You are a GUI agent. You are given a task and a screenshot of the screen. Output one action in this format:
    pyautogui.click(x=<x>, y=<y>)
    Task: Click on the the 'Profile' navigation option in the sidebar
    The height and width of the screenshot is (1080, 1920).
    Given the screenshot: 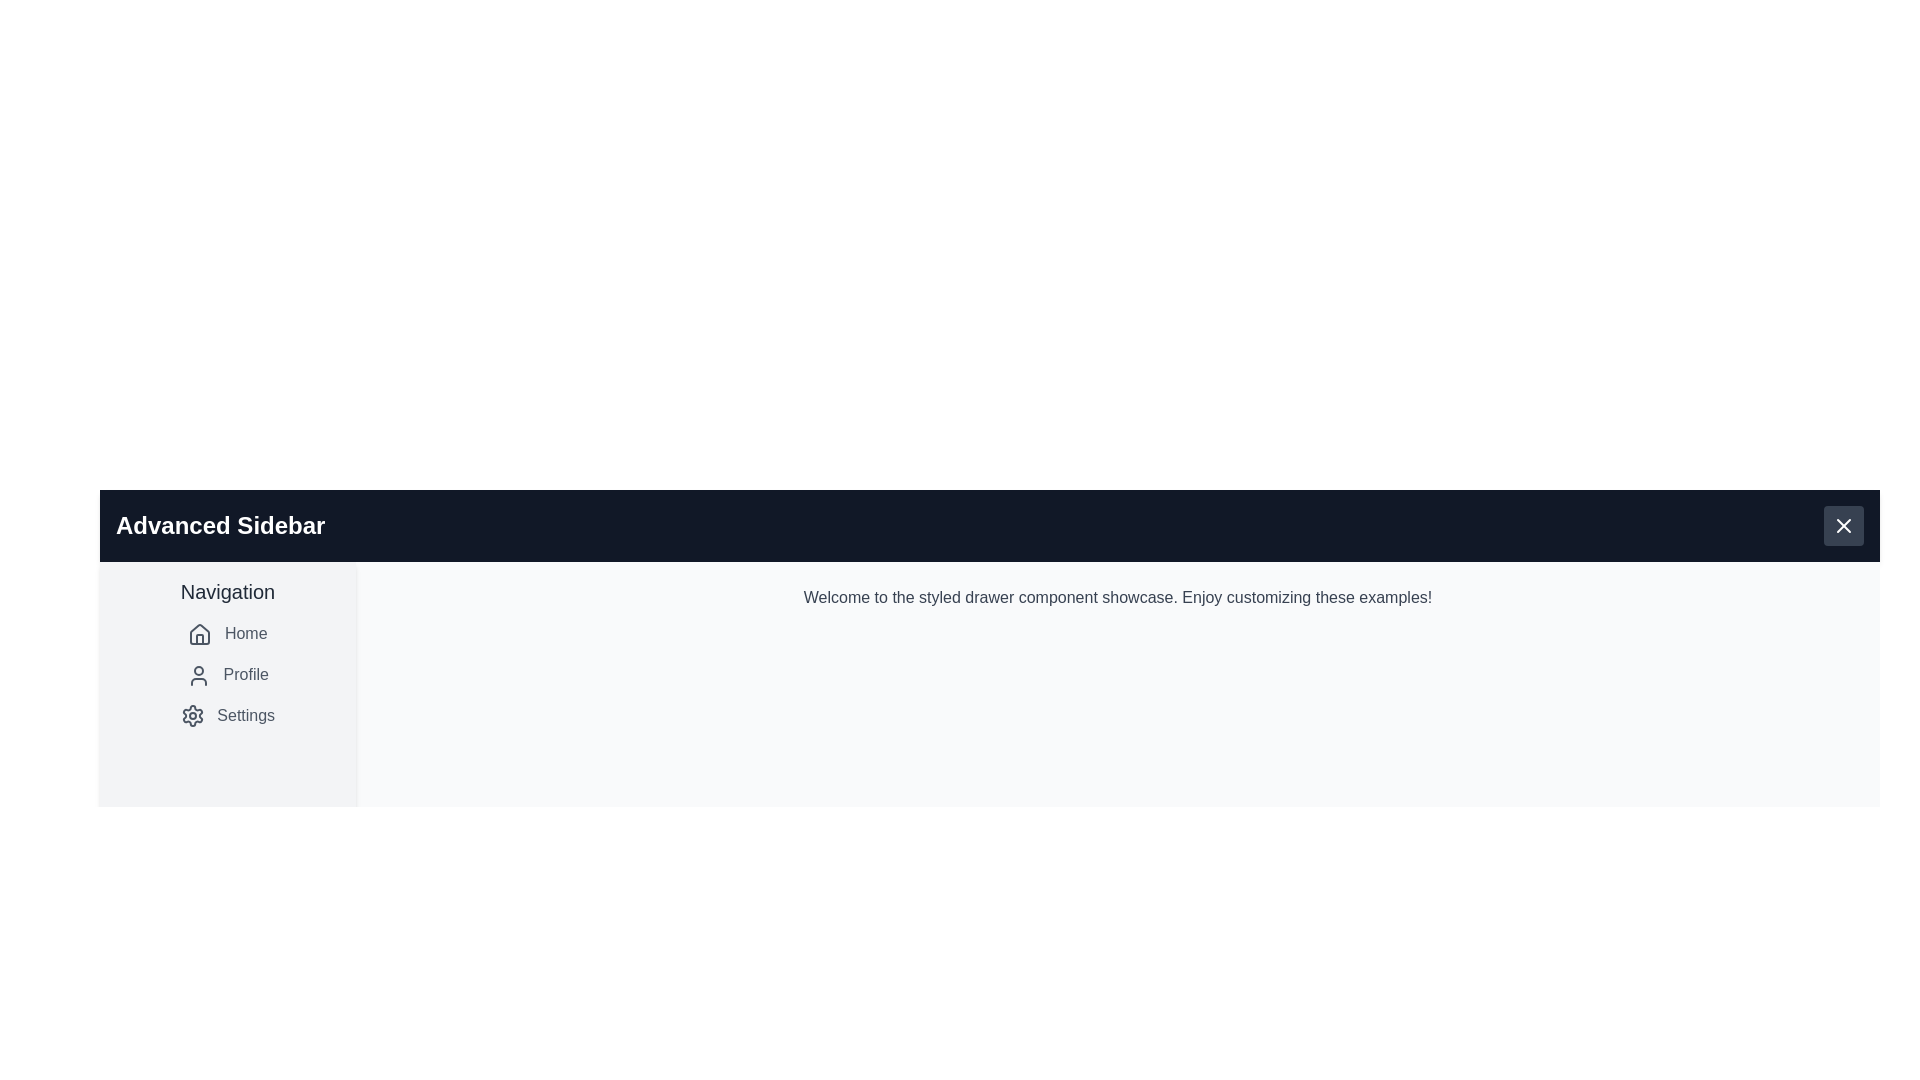 What is the action you would take?
    pyautogui.click(x=227, y=675)
    